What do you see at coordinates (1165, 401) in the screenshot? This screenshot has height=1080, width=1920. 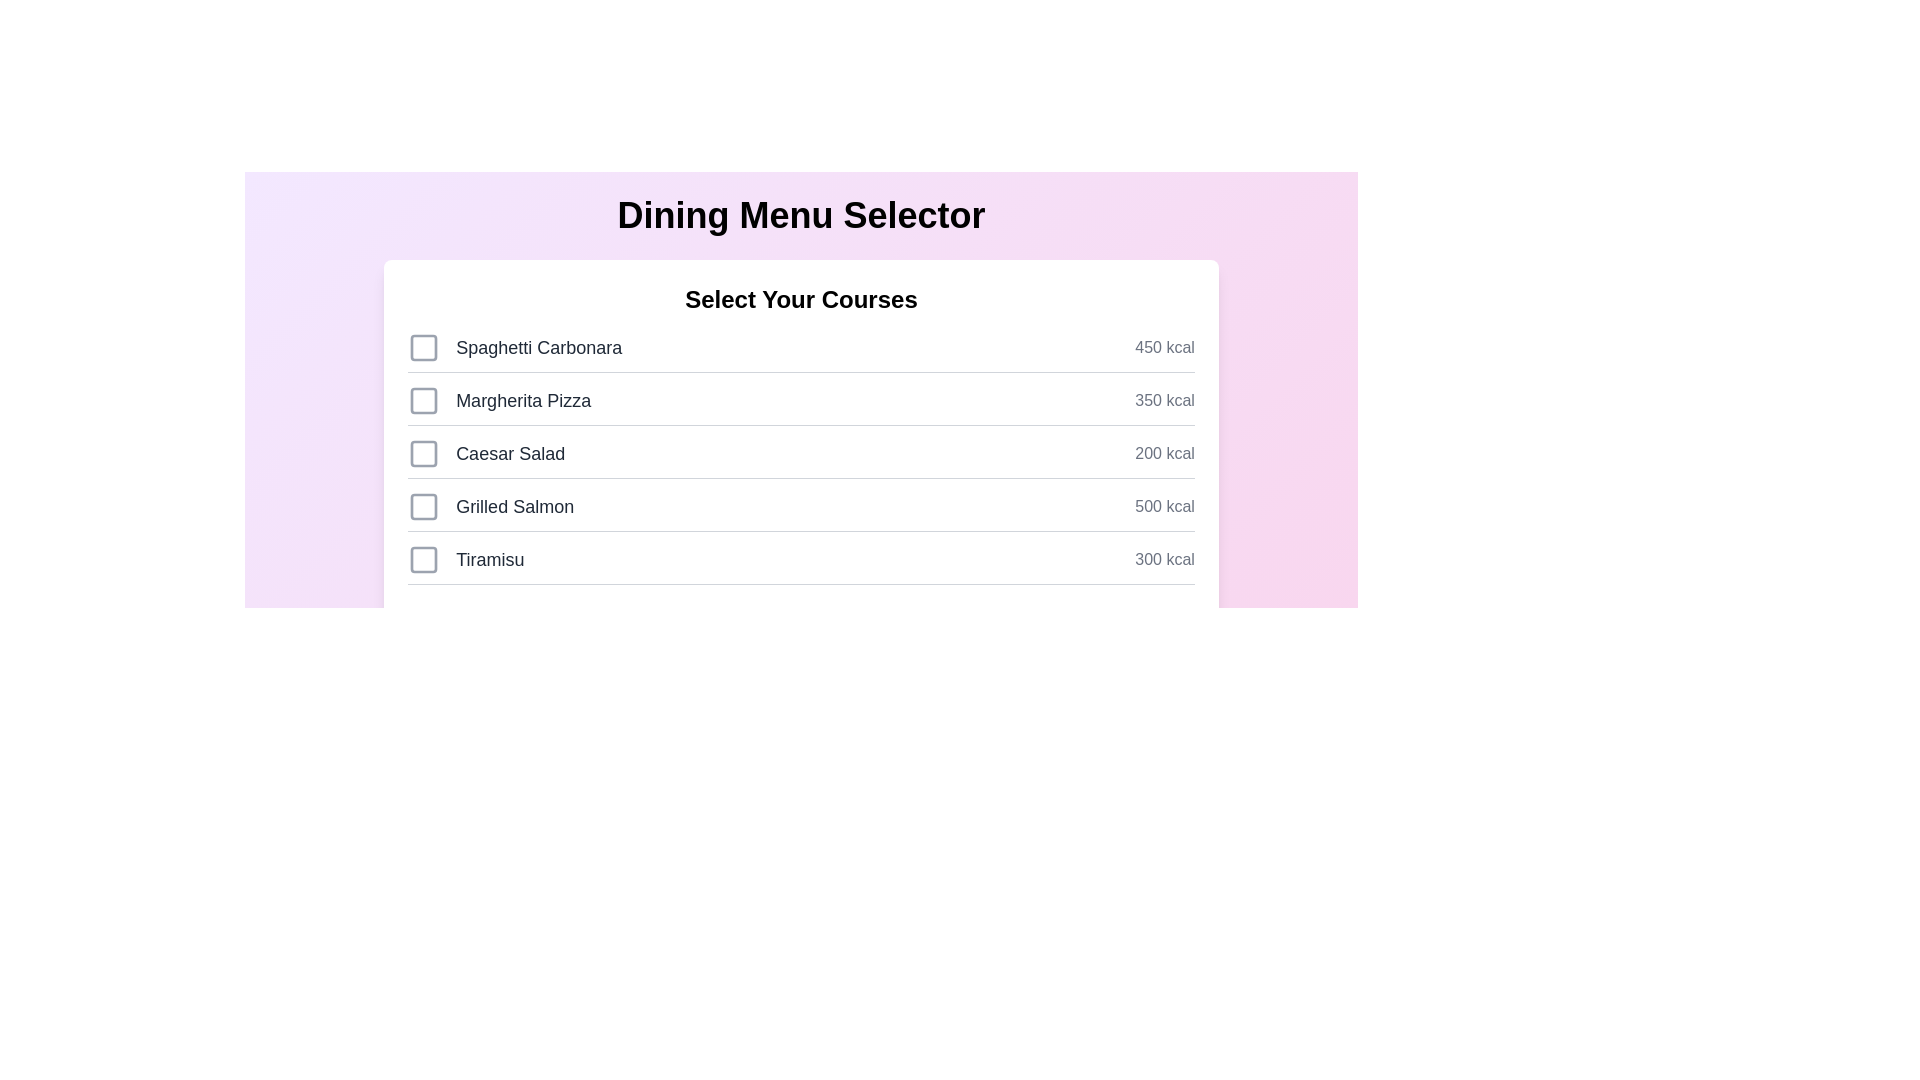 I see `the calorie information for Margherita Pizza` at bounding box center [1165, 401].